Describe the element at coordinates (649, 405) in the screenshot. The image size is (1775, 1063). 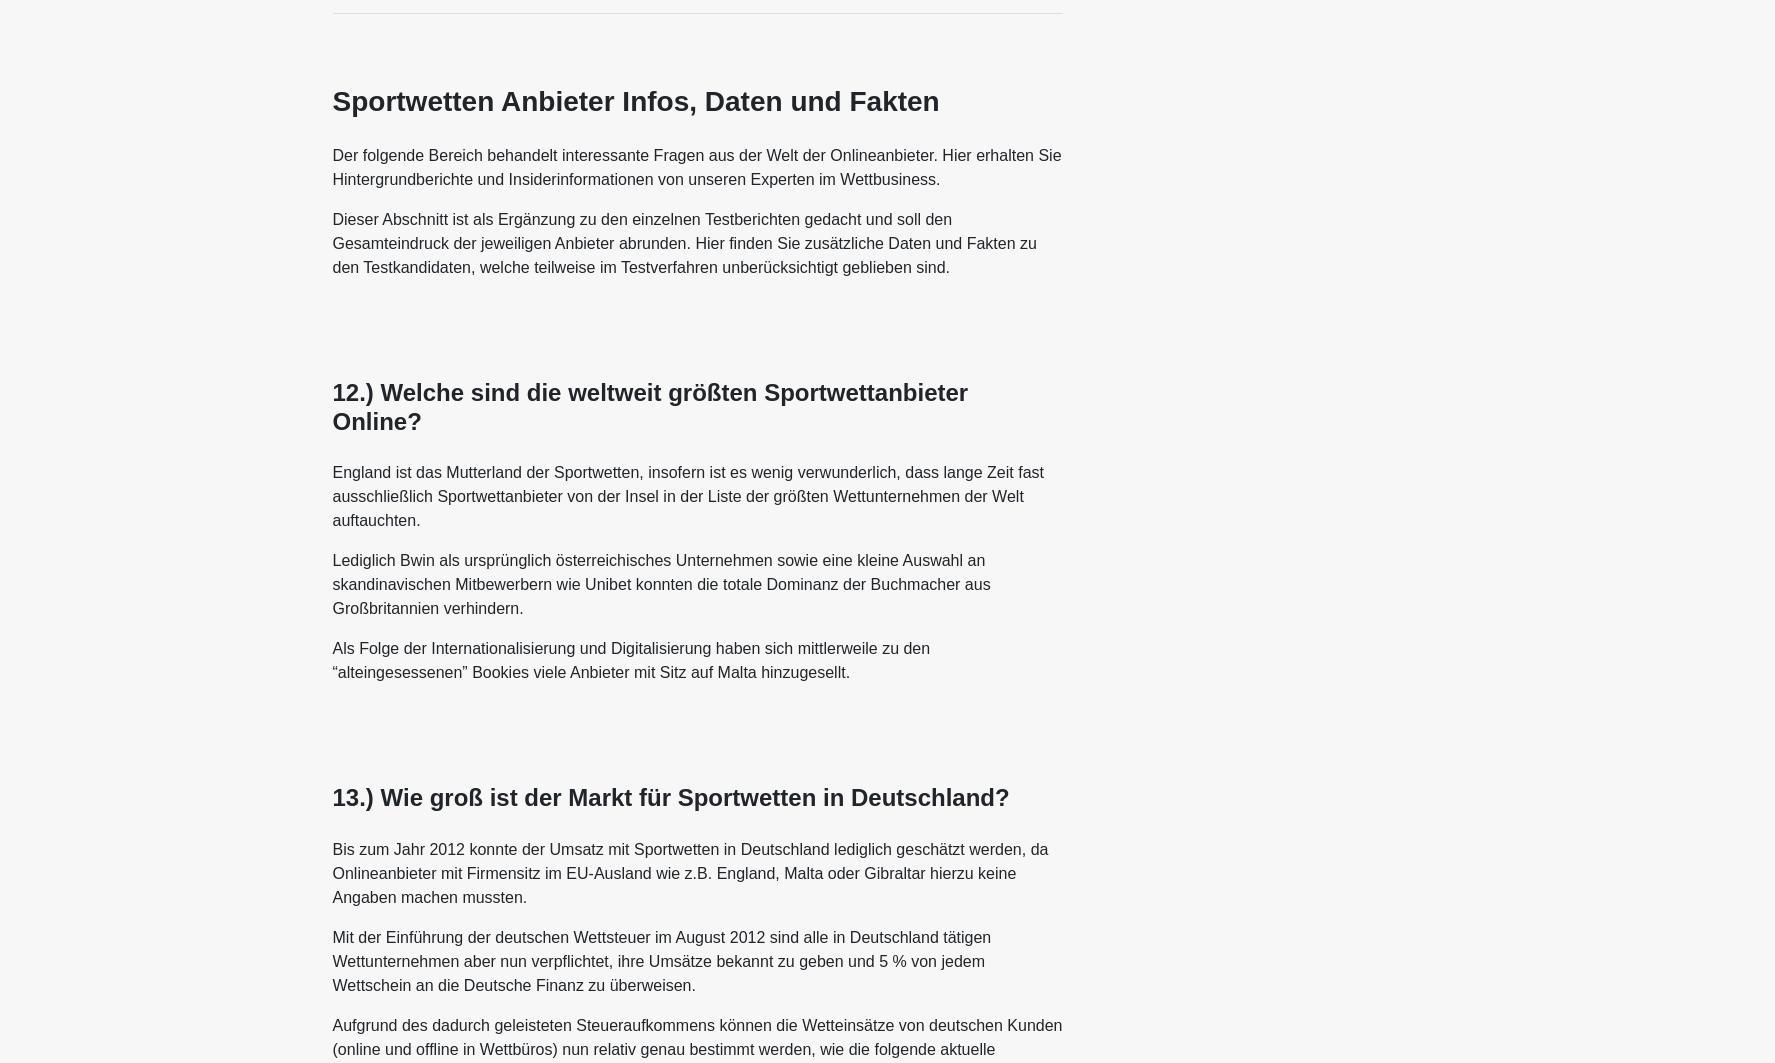
I see `'12.) Welche sind die weltweit größten Sportwettanbieter Online?'` at that location.